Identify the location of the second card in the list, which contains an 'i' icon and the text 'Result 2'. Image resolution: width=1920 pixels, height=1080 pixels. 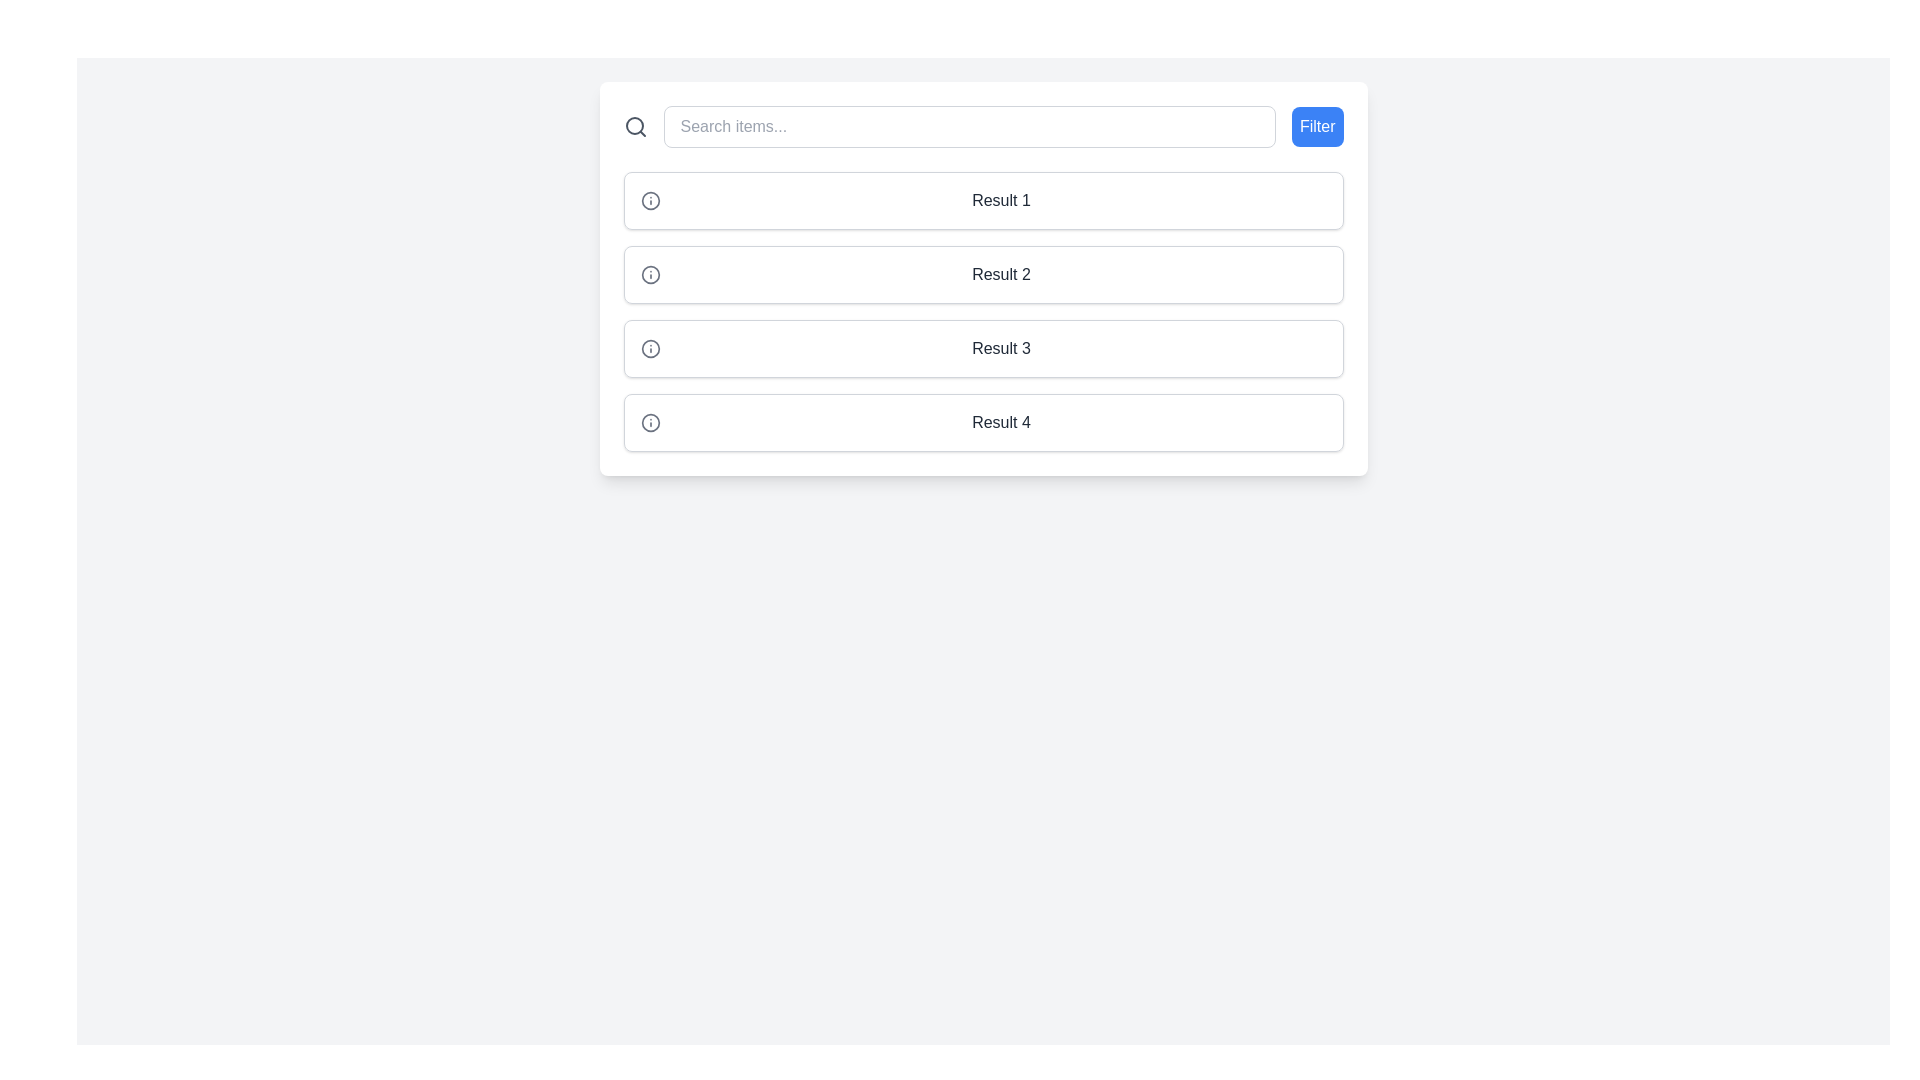
(983, 274).